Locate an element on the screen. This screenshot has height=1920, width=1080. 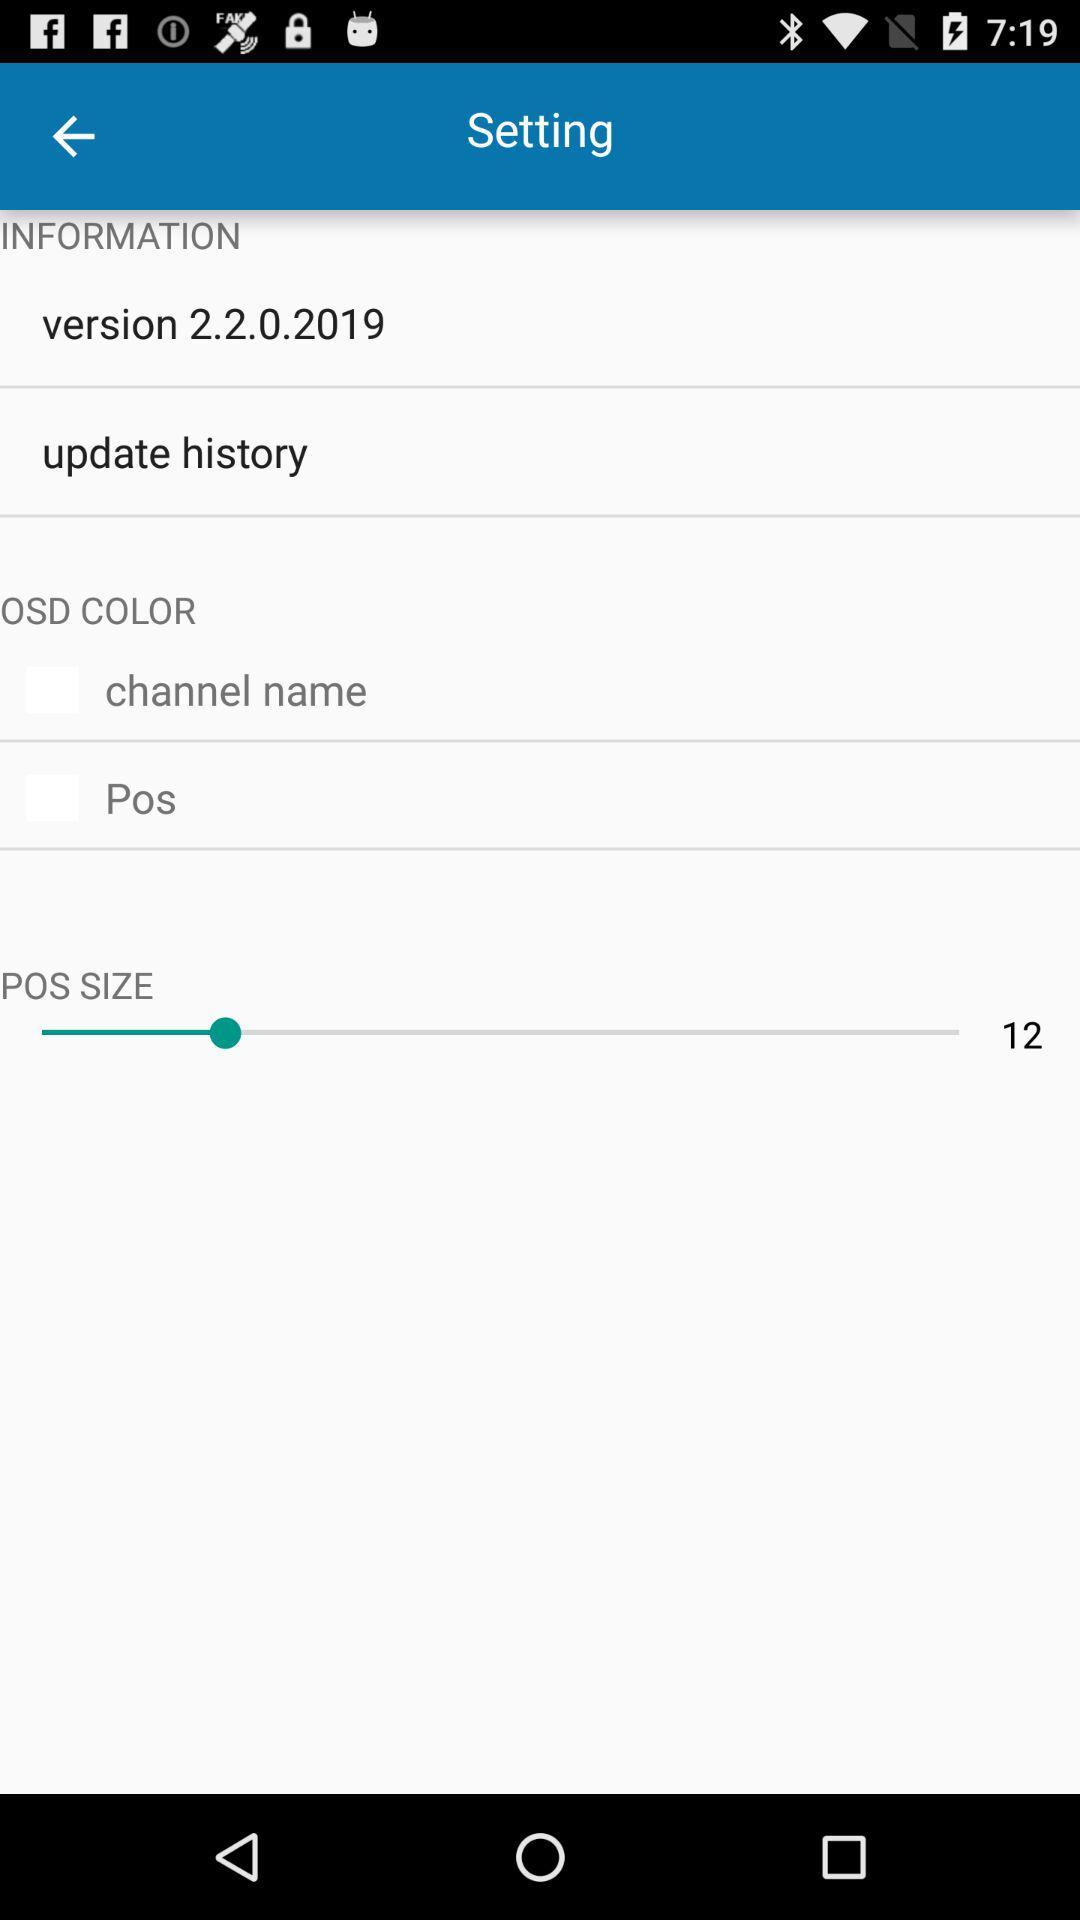
the version 2 2 item is located at coordinates (540, 322).